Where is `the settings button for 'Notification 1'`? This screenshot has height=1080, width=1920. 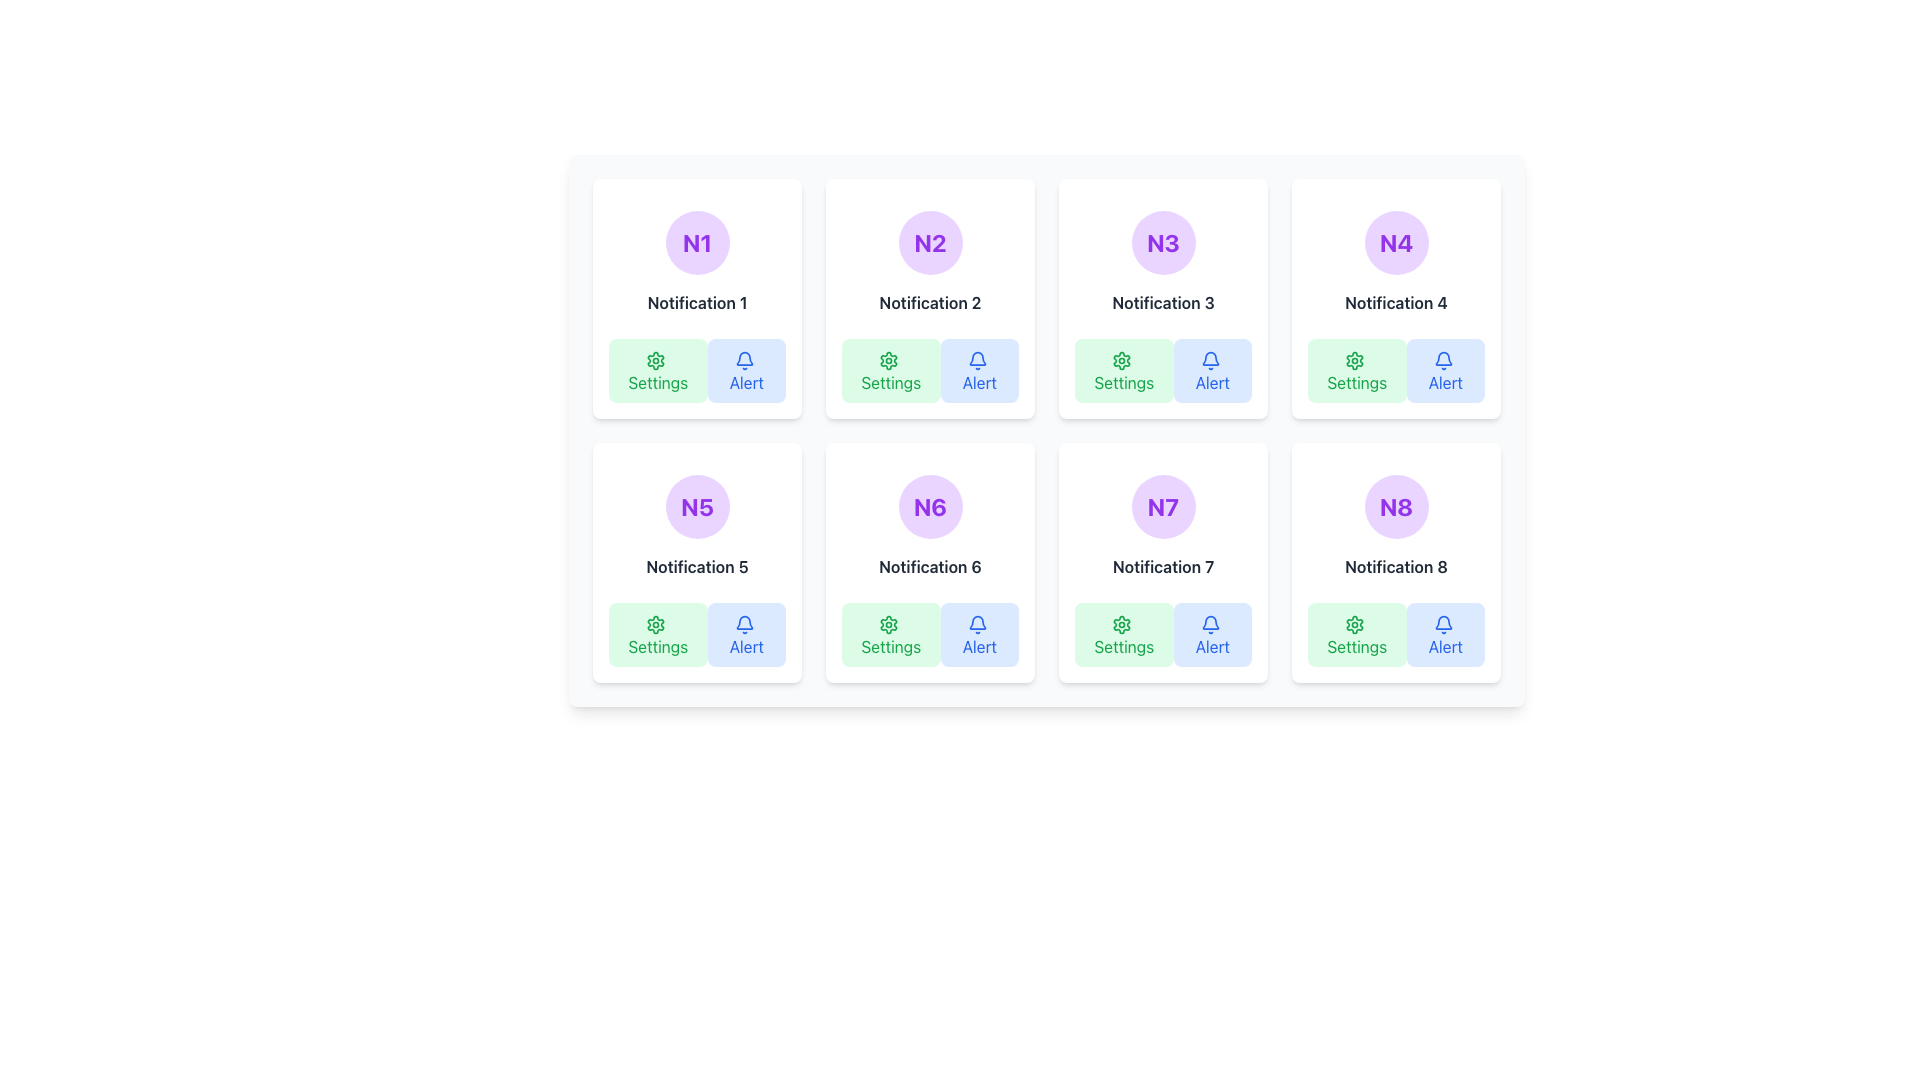
the settings button for 'Notification 1' is located at coordinates (658, 370).